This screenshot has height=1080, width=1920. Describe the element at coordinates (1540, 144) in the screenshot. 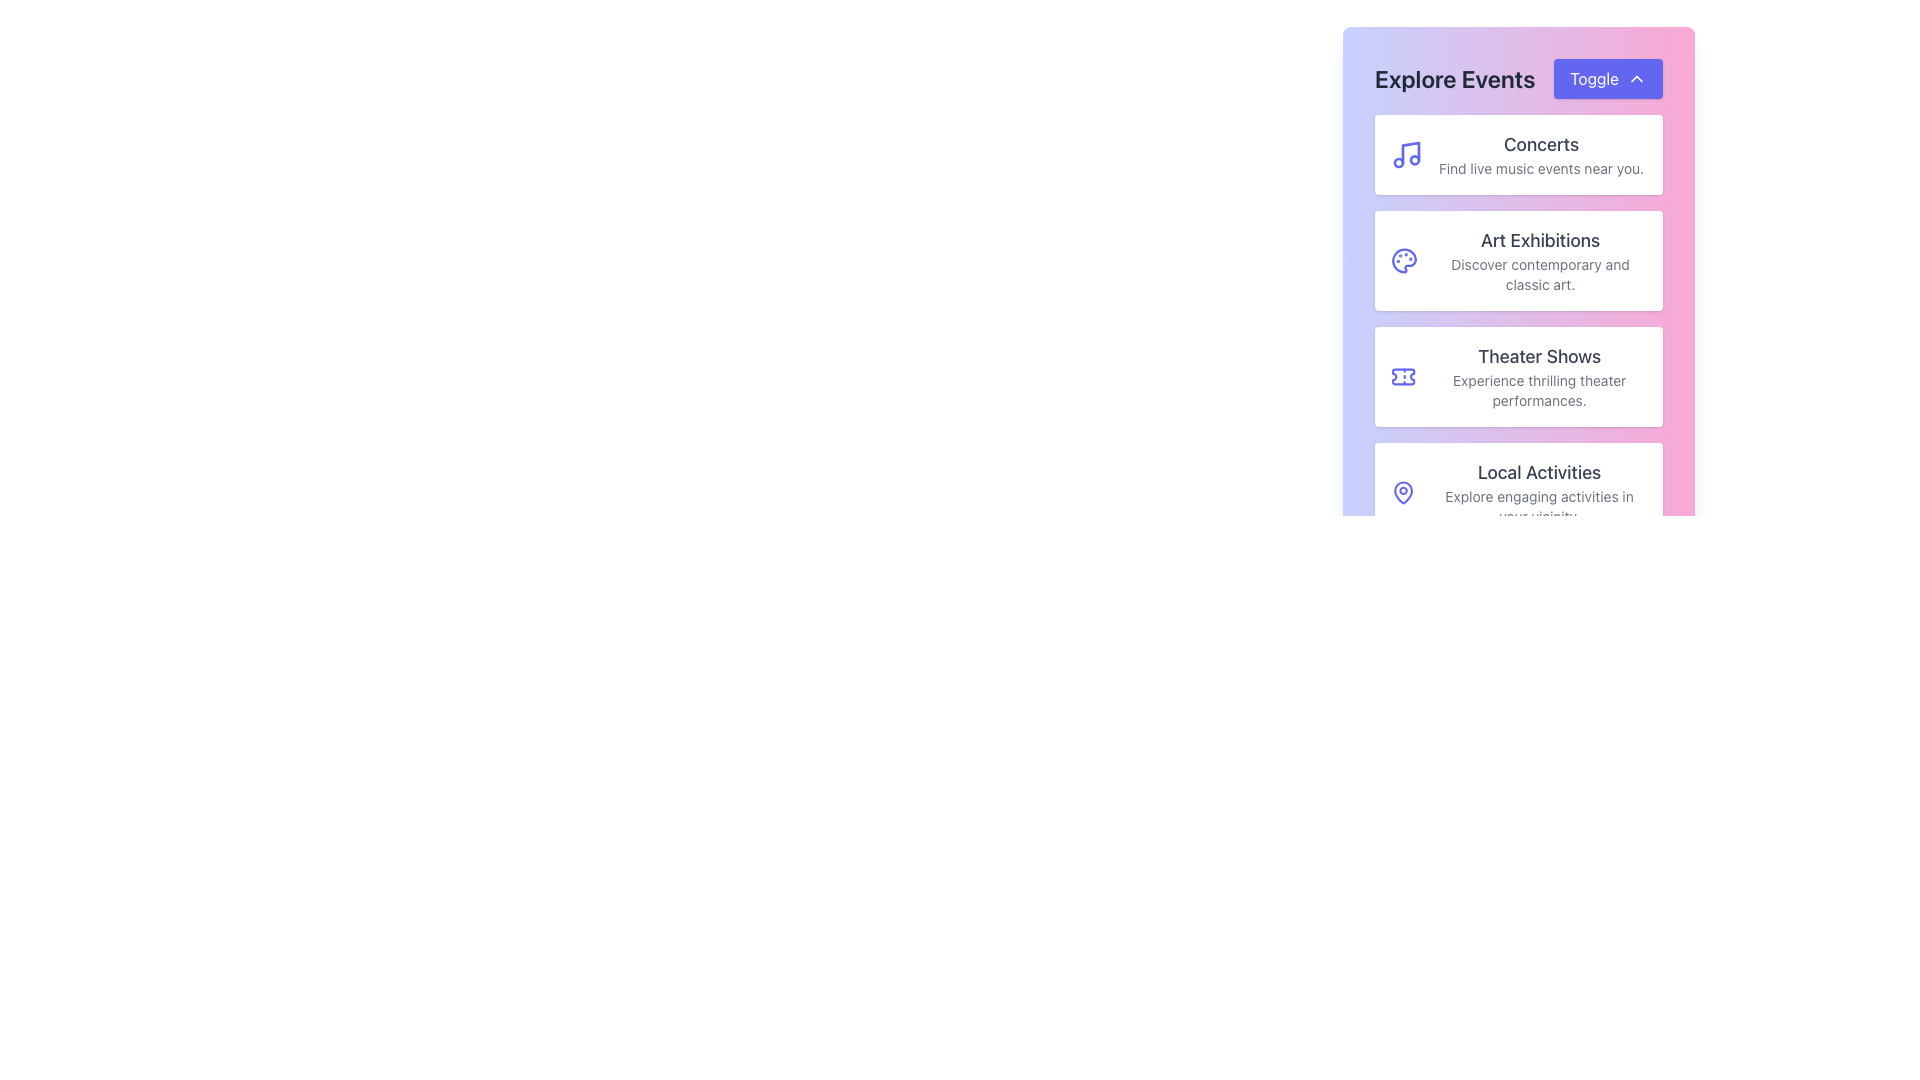

I see `the 'Concerts' header label styled with a large bold font in dark gray color, located in the sidebar menu under 'Explore Events'` at that location.